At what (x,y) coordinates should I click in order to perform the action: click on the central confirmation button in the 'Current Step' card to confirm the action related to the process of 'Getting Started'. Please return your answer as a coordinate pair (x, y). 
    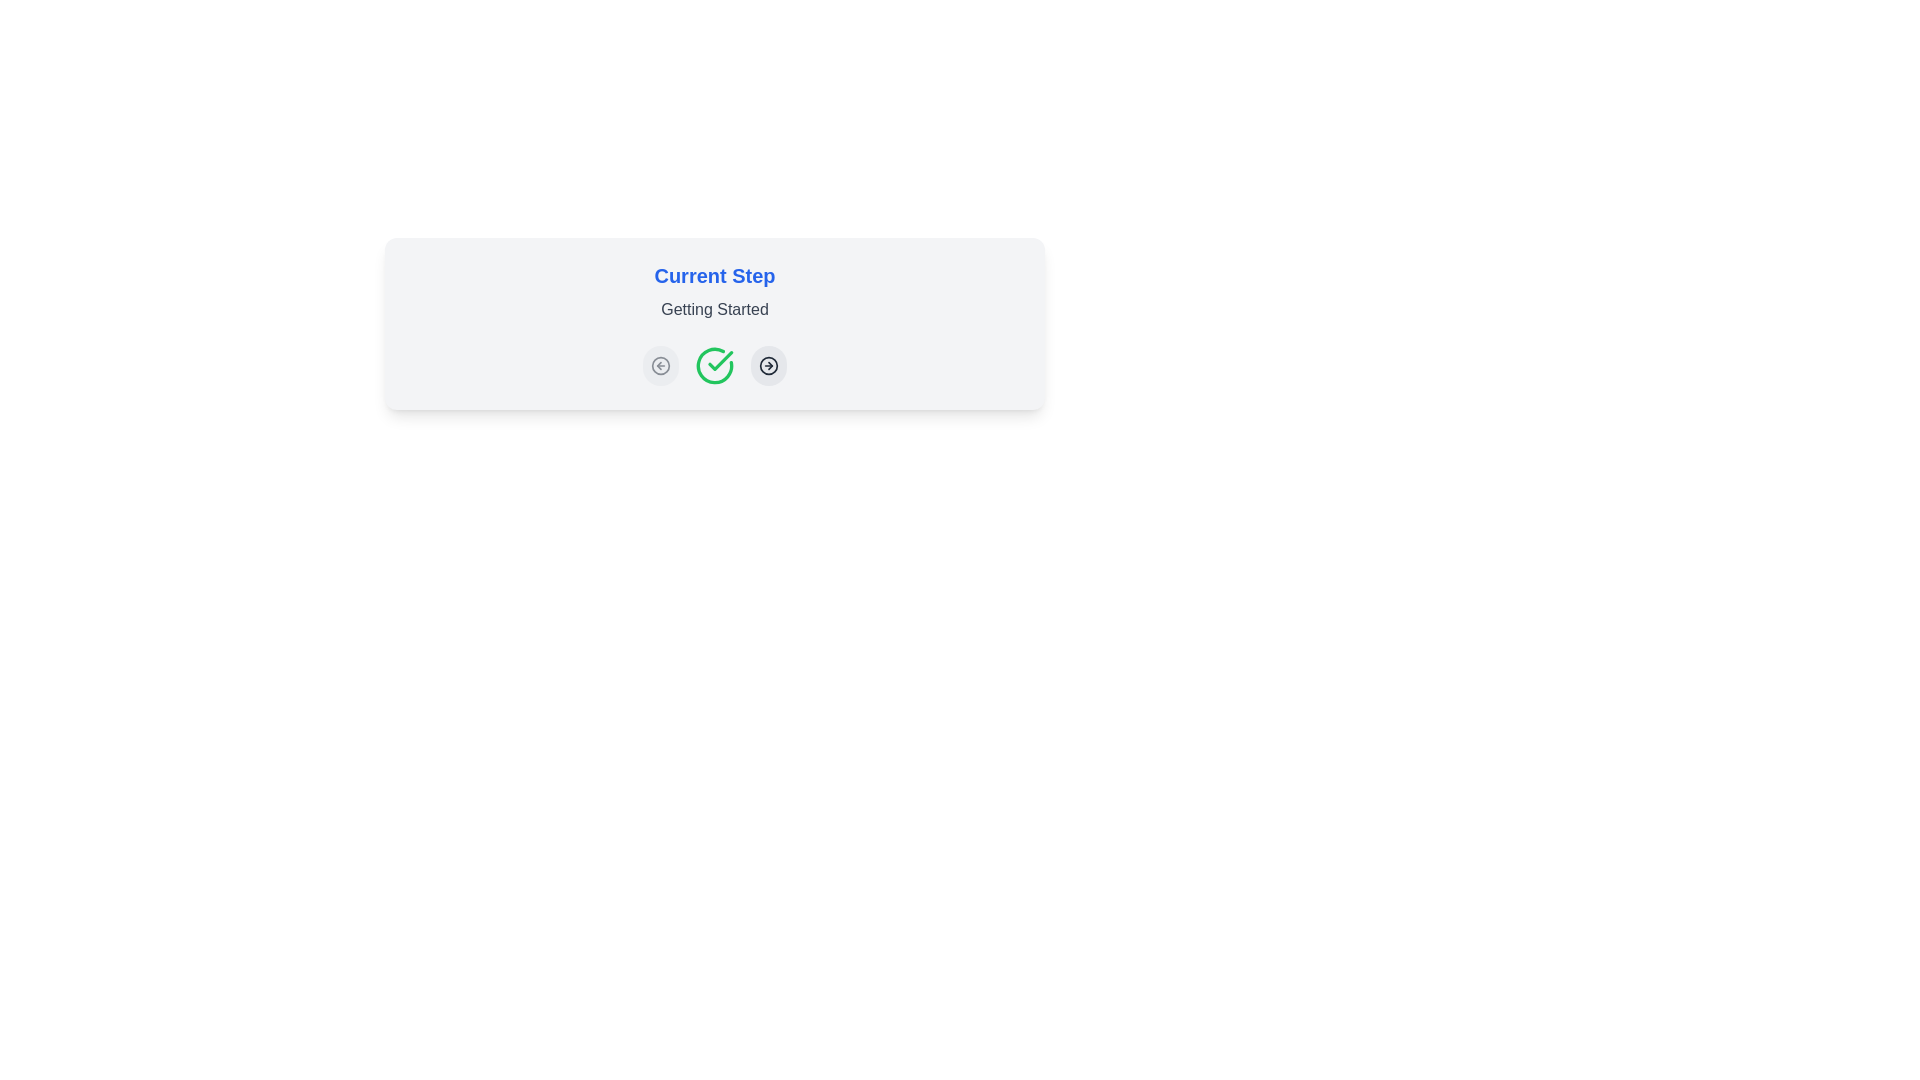
    Looking at the image, I should click on (715, 366).